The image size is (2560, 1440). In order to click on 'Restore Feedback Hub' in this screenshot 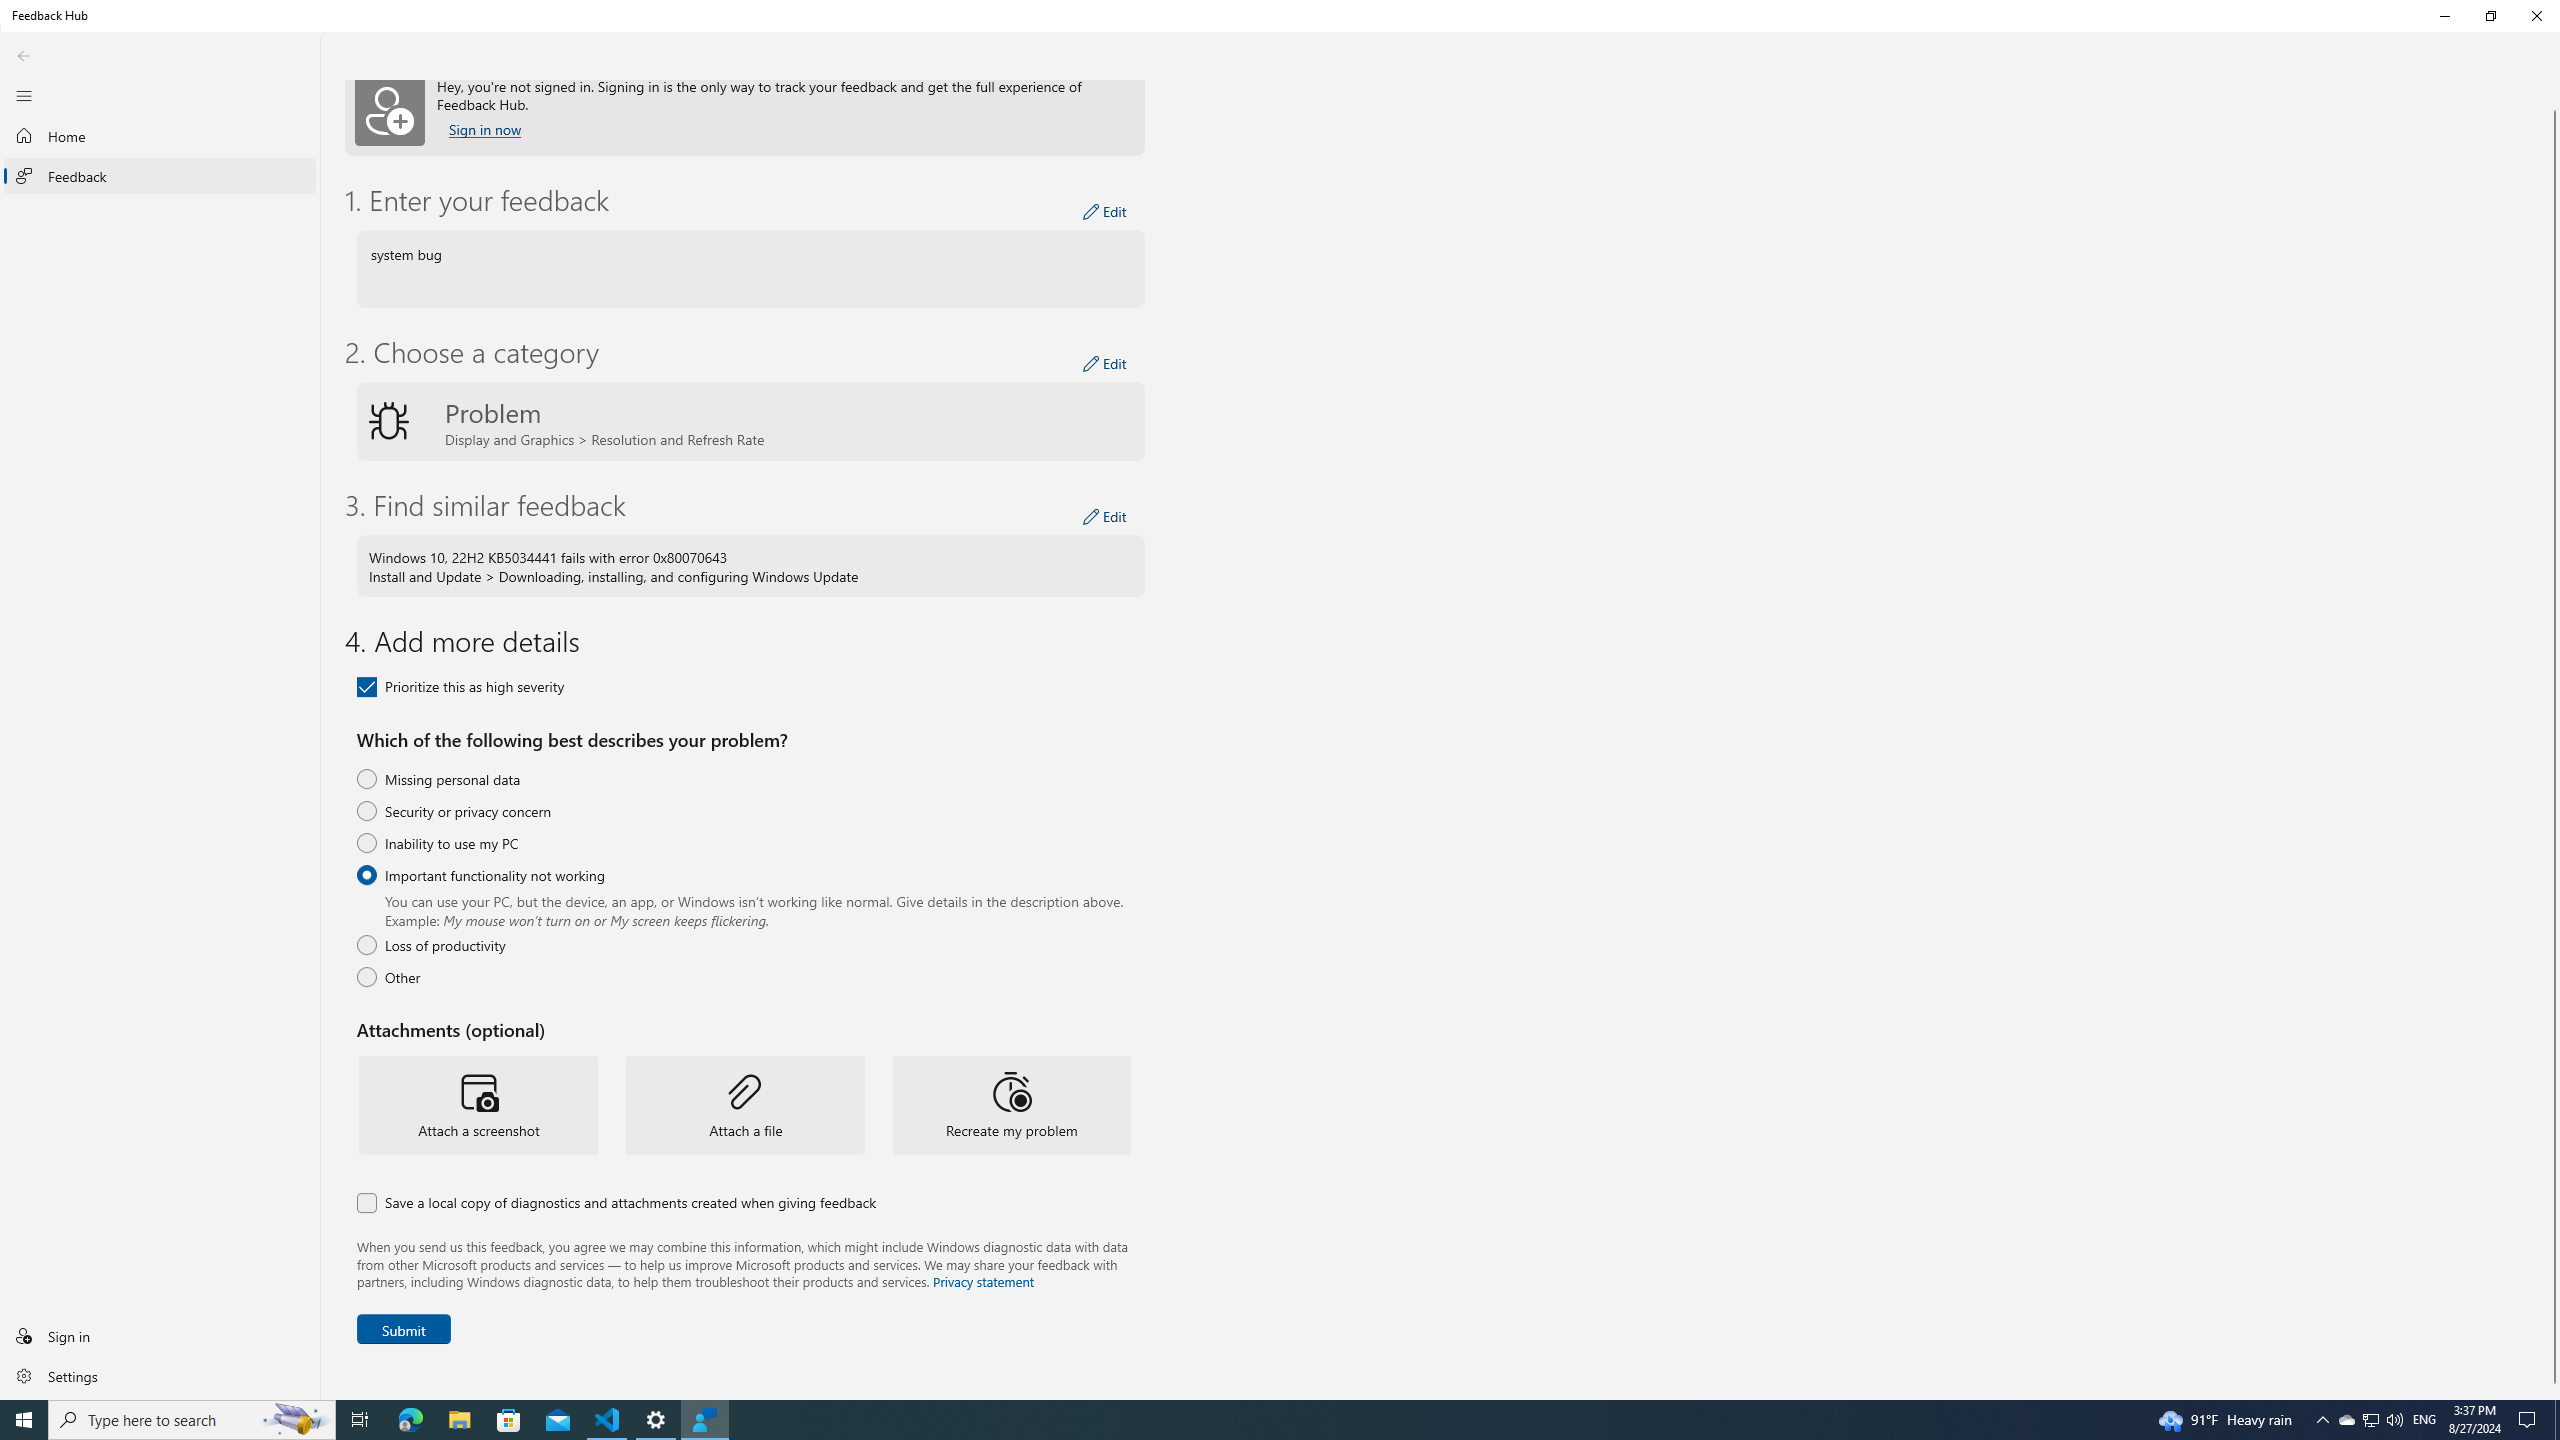, I will do `click(2490, 15)`.